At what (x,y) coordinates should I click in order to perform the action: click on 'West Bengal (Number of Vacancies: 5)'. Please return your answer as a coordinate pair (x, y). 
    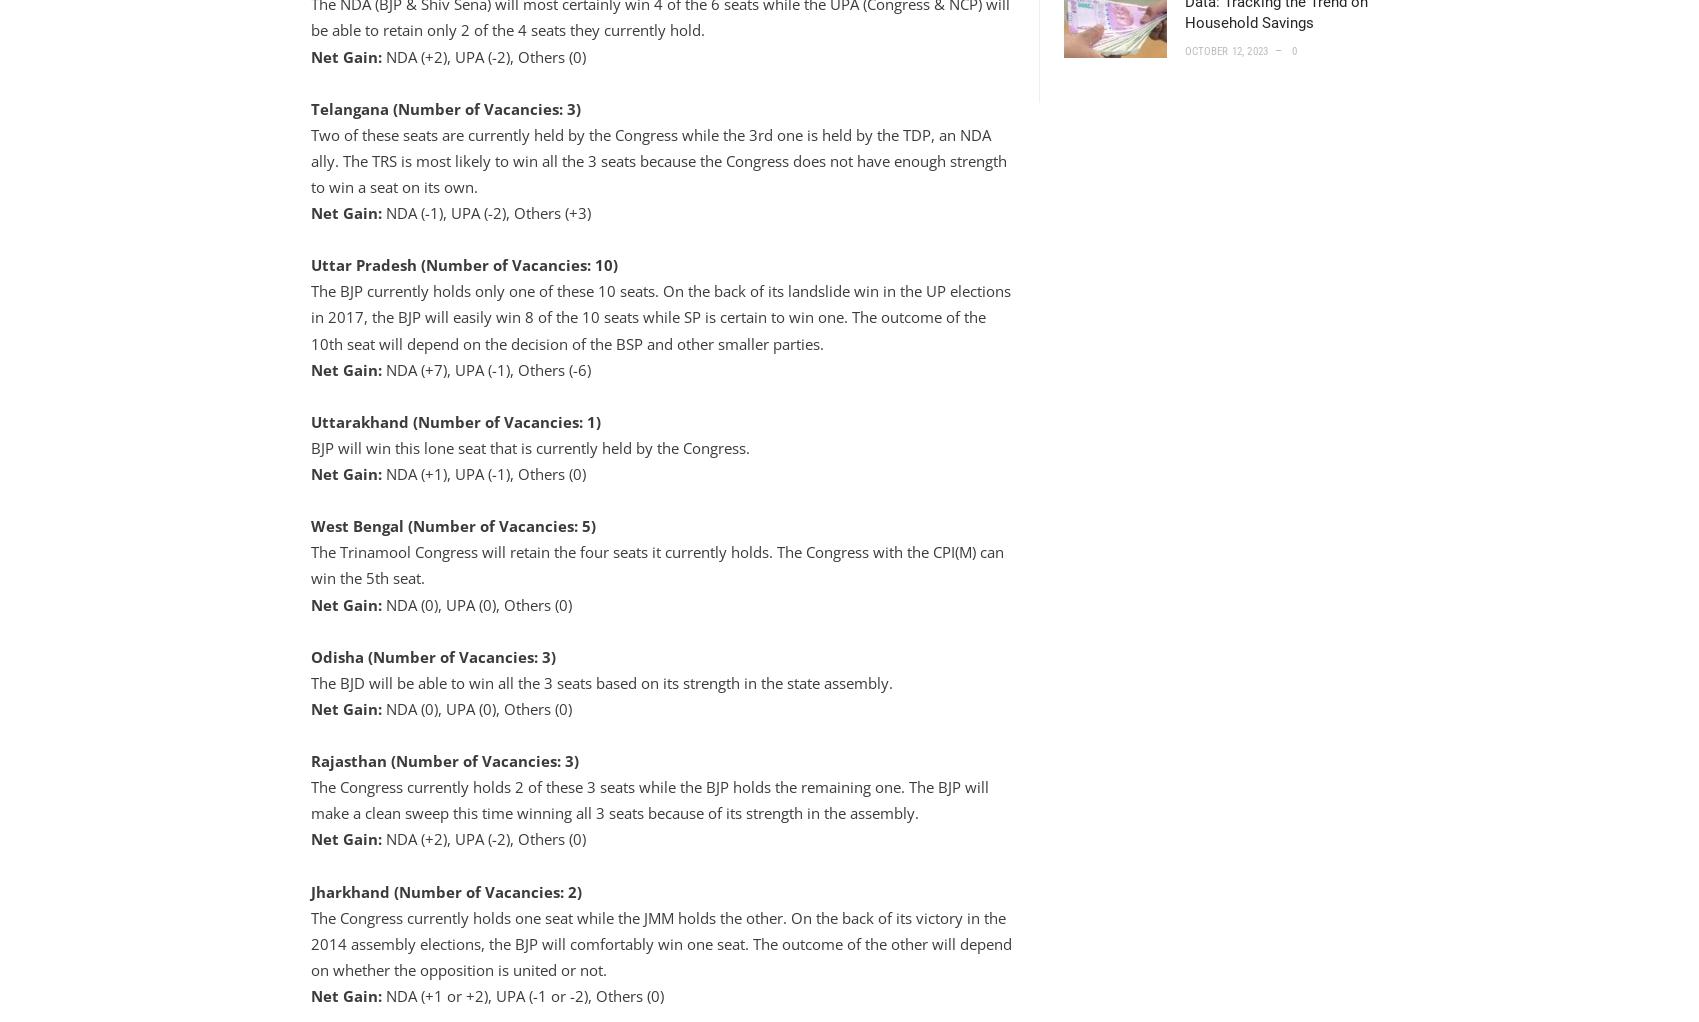
    Looking at the image, I should click on (452, 525).